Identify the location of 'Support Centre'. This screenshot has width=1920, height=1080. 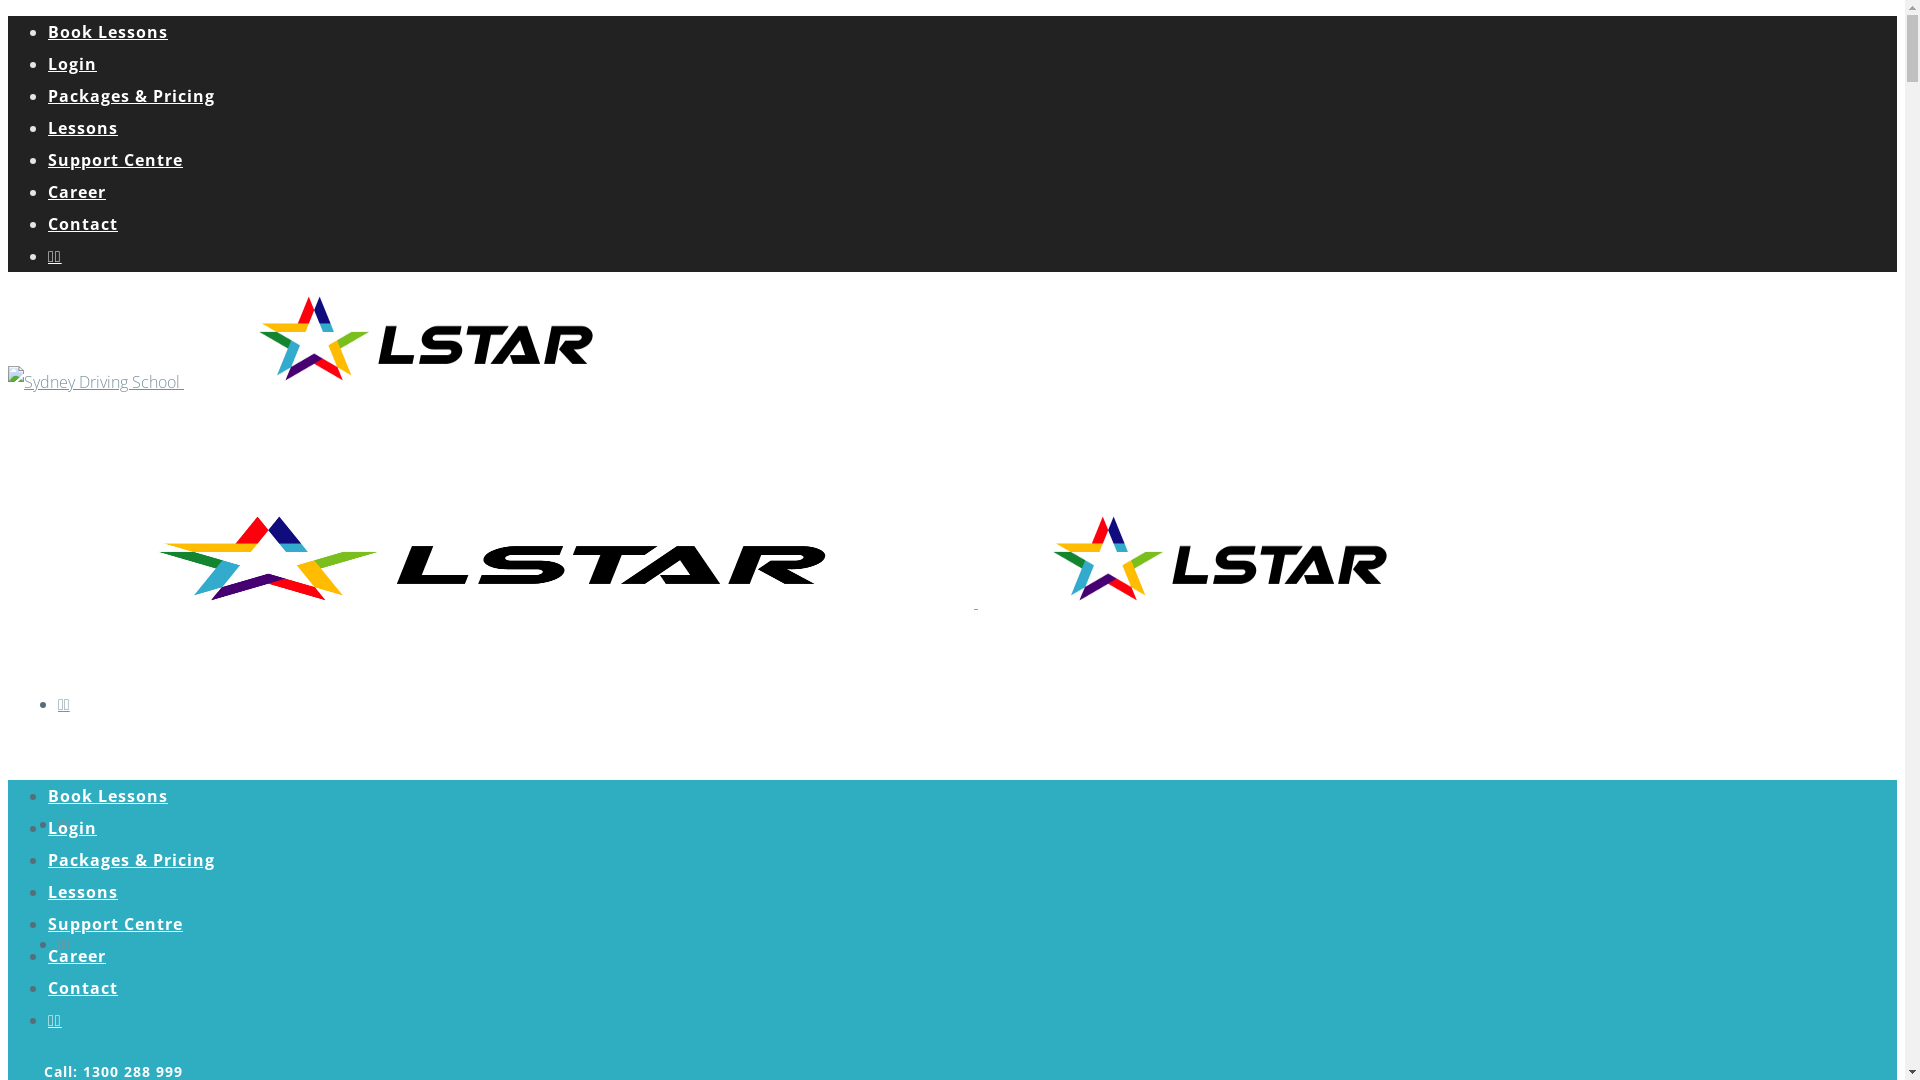
(114, 924).